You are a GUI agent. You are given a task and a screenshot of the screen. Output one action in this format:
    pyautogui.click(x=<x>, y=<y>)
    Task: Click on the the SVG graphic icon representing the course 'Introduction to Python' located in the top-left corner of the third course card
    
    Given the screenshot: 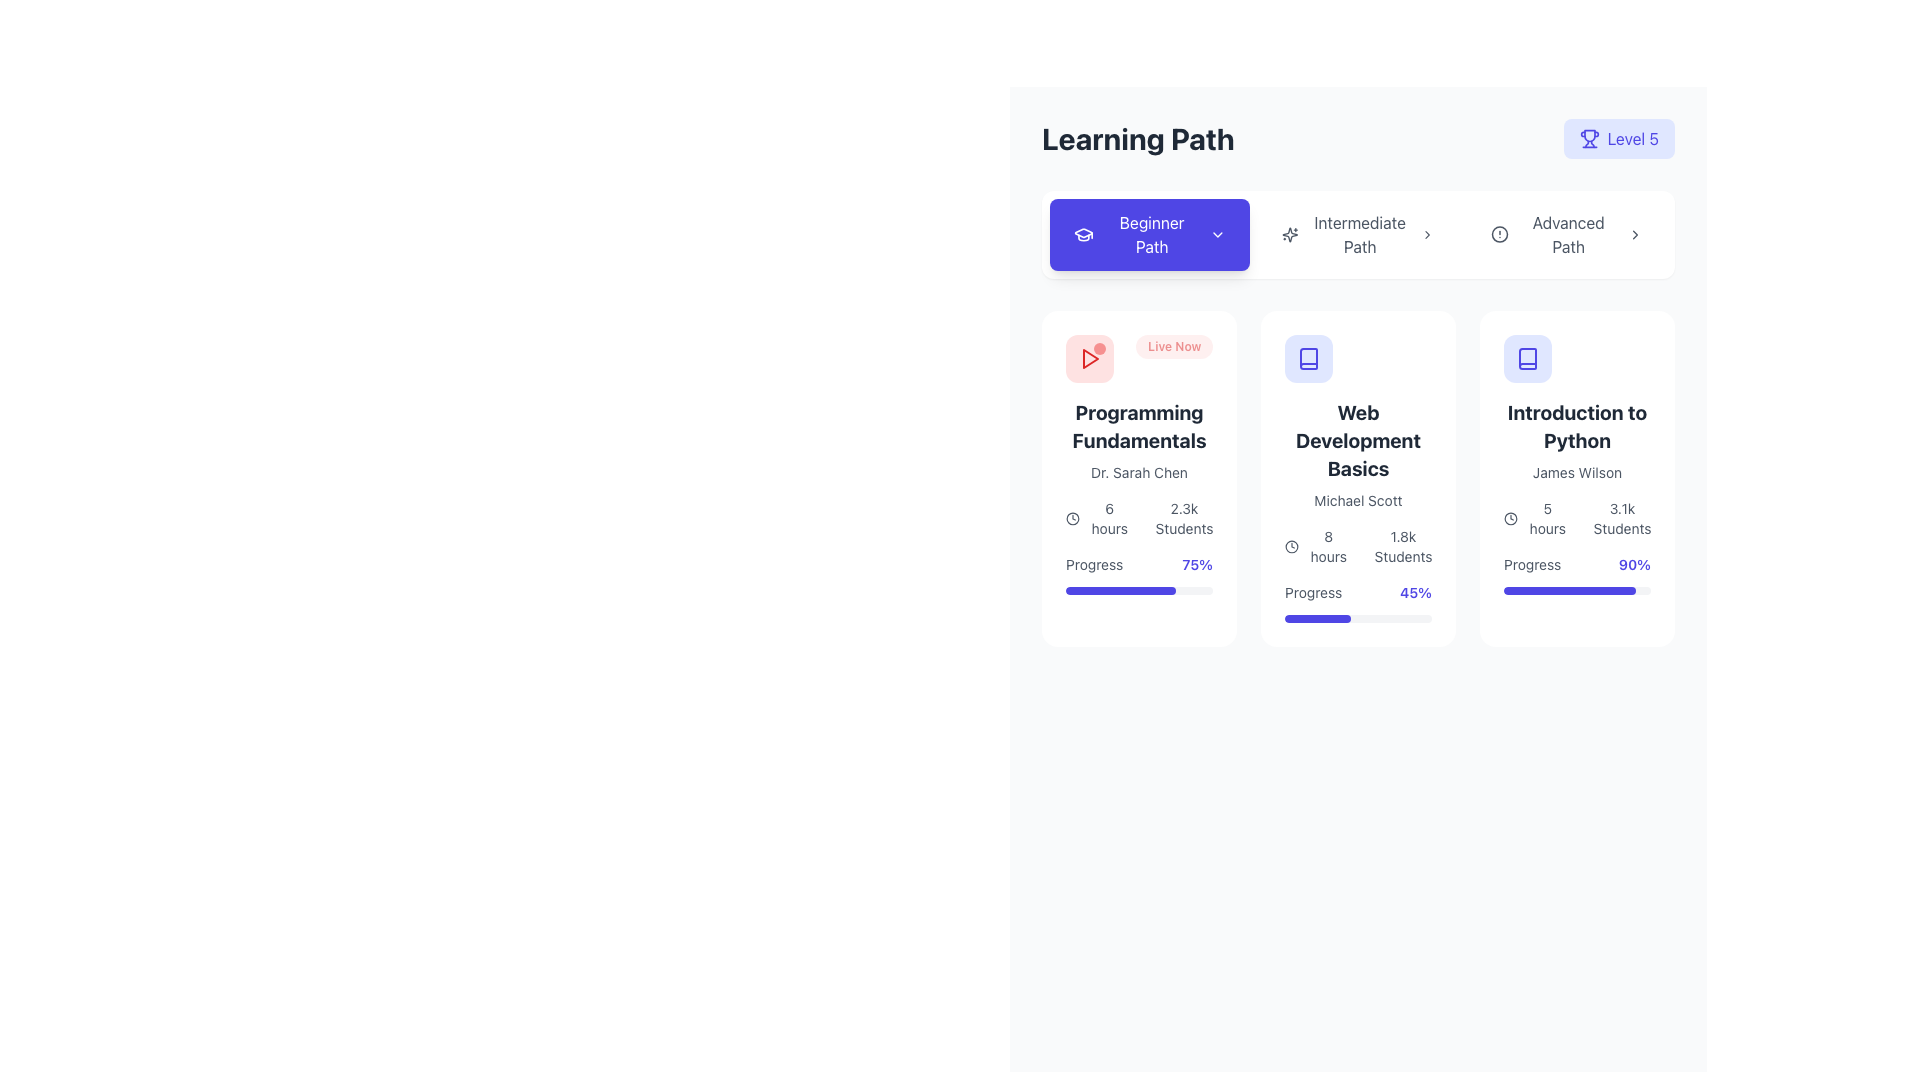 What is the action you would take?
    pyautogui.click(x=1526, y=357)
    